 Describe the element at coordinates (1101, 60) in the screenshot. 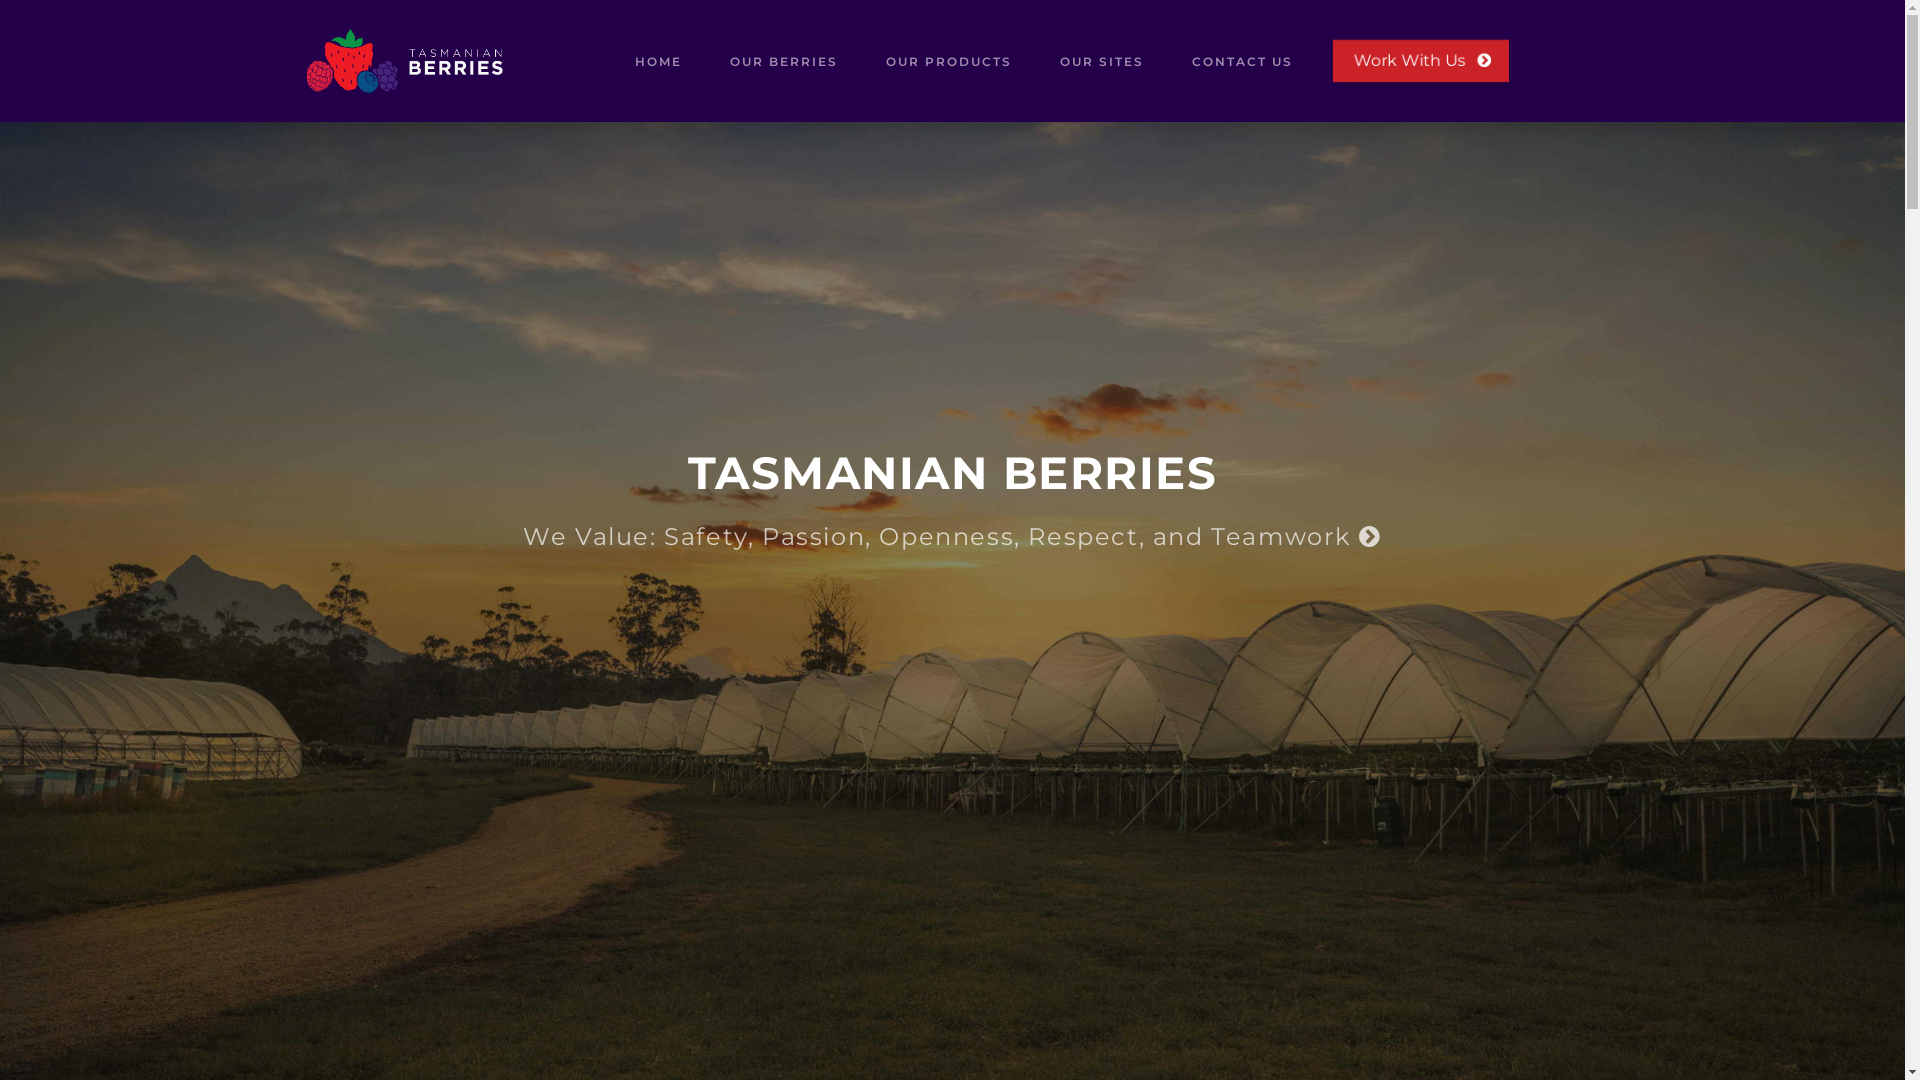

I see `'OUR SITES'` at that location.